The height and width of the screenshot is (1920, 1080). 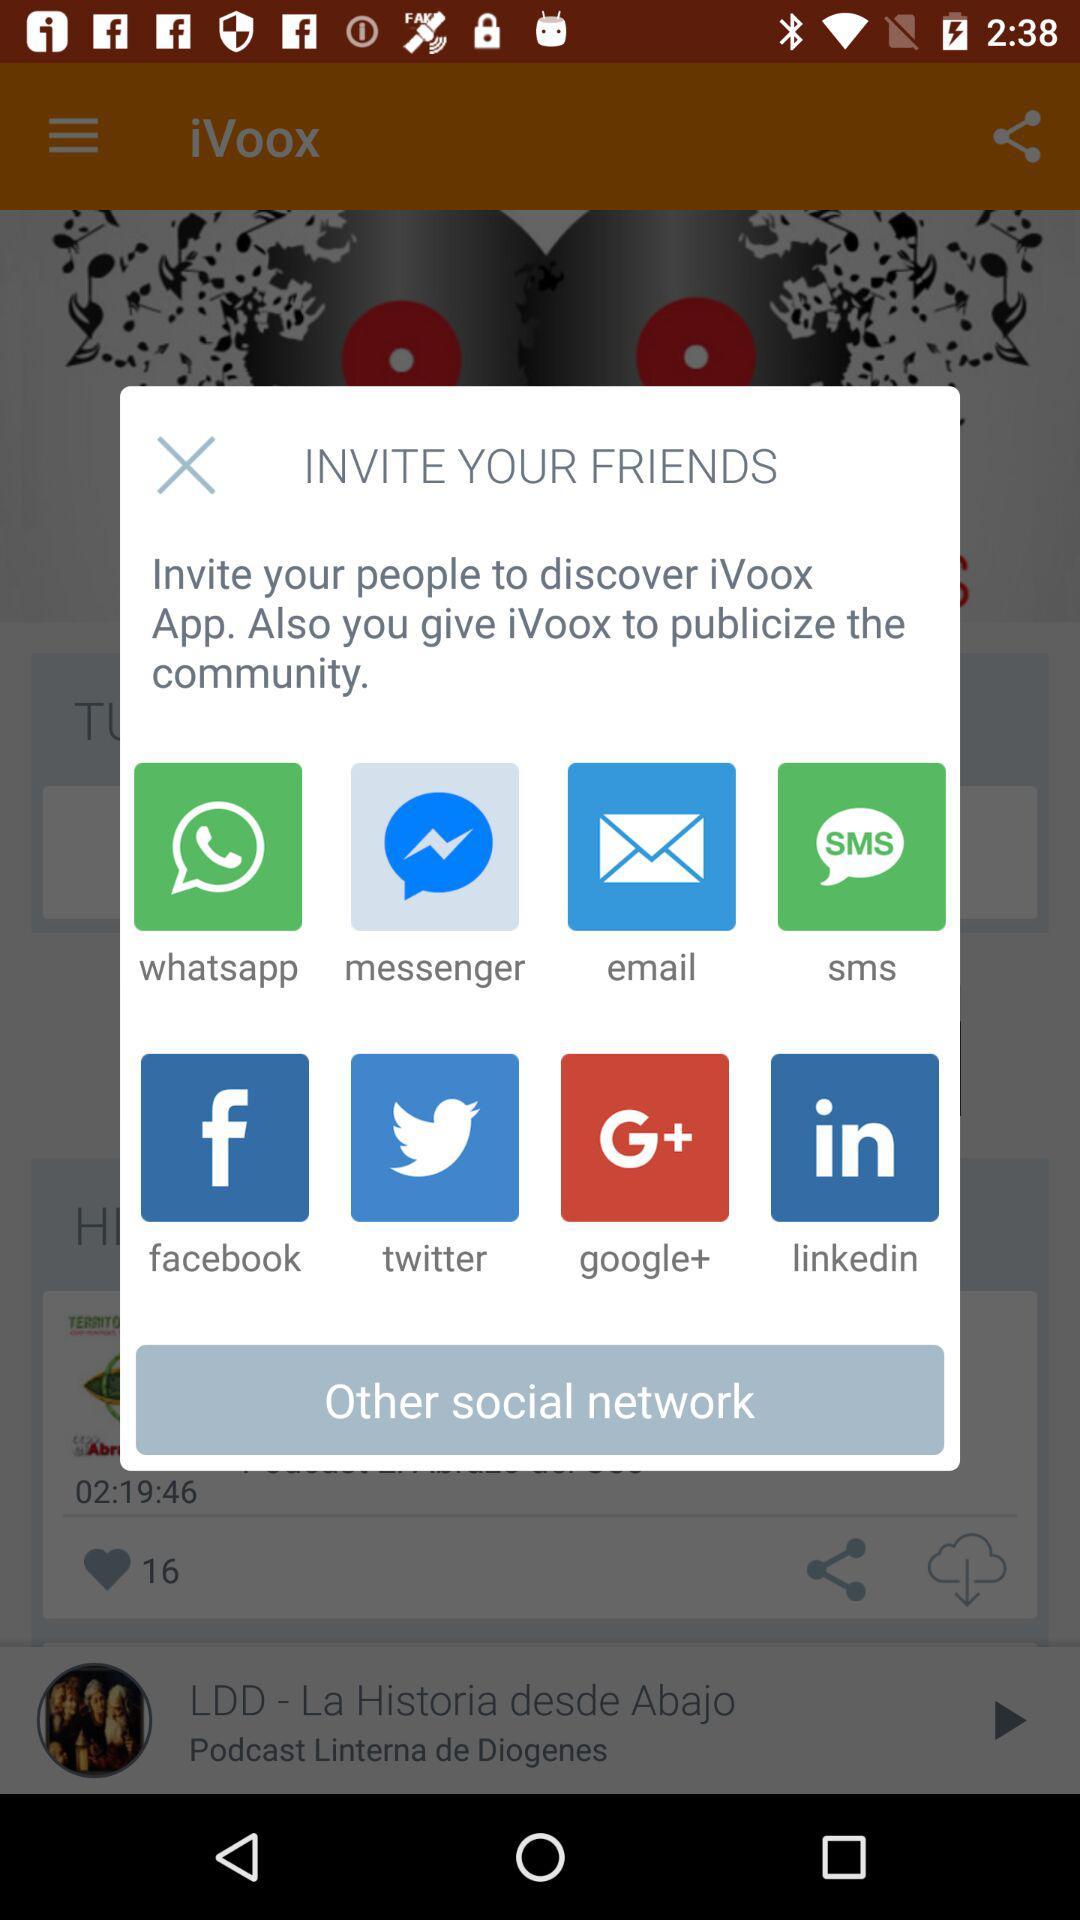 What do you see at coordinates (651, 876) in the screenshot?
I see `item below the invite your people` at bounding box center [651, 876].